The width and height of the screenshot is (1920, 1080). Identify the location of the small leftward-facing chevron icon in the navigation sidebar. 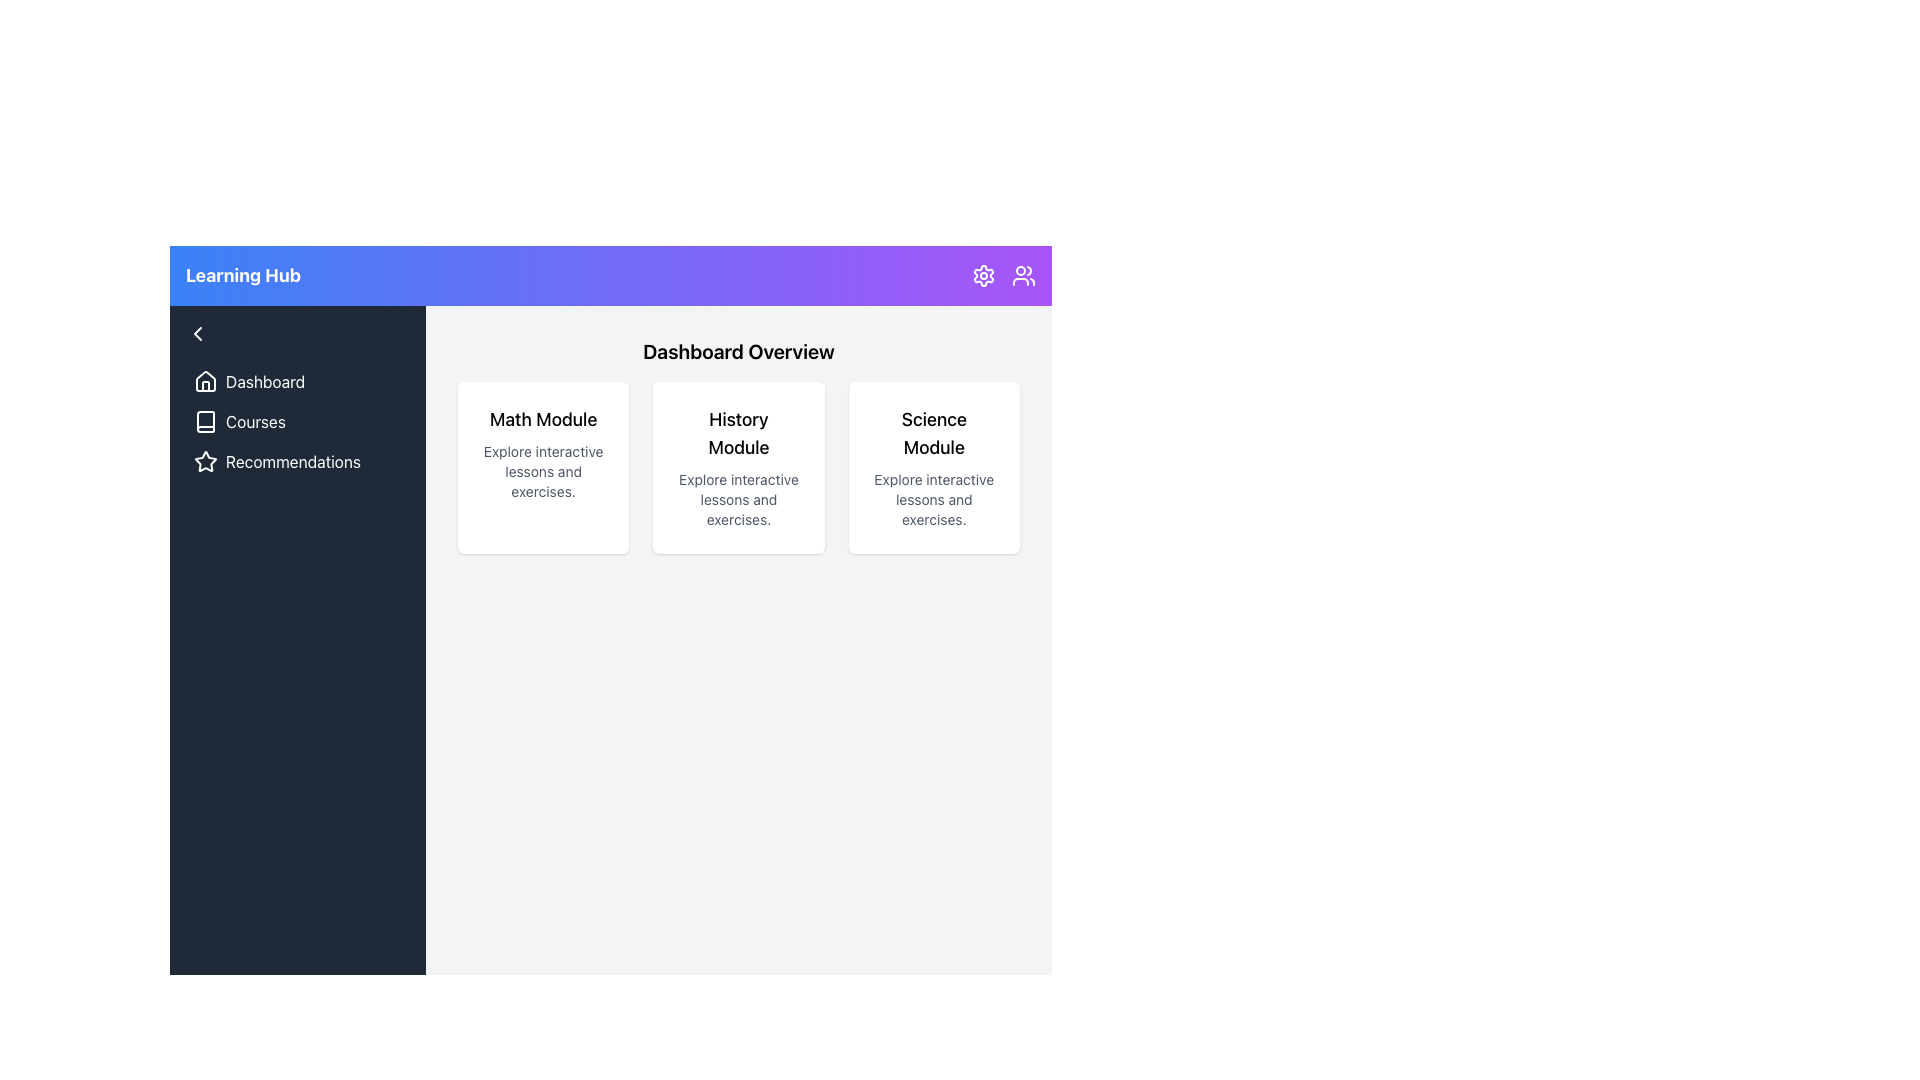
(197, 333).